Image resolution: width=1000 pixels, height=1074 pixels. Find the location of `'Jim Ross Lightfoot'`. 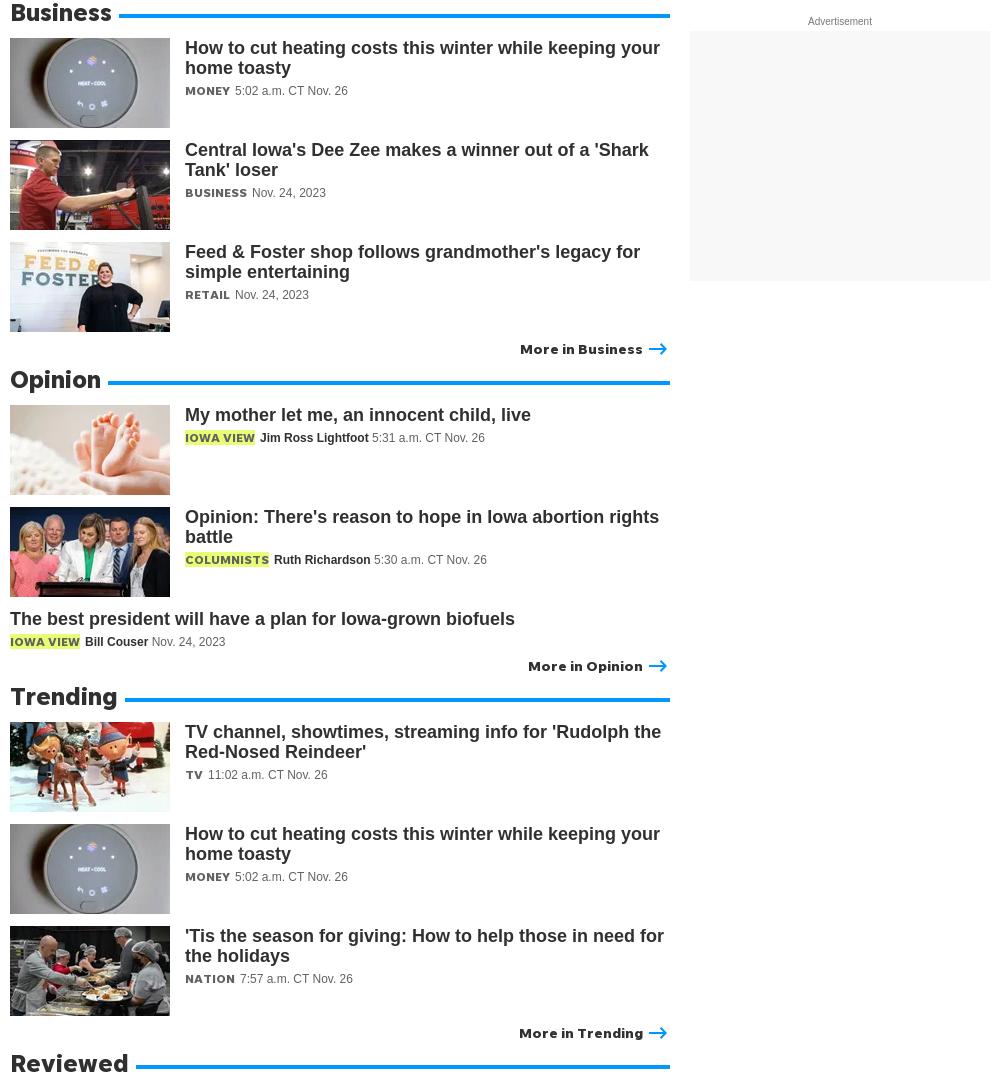

'Jim Ross Lightfoot' is located at coordinates (260, 436).